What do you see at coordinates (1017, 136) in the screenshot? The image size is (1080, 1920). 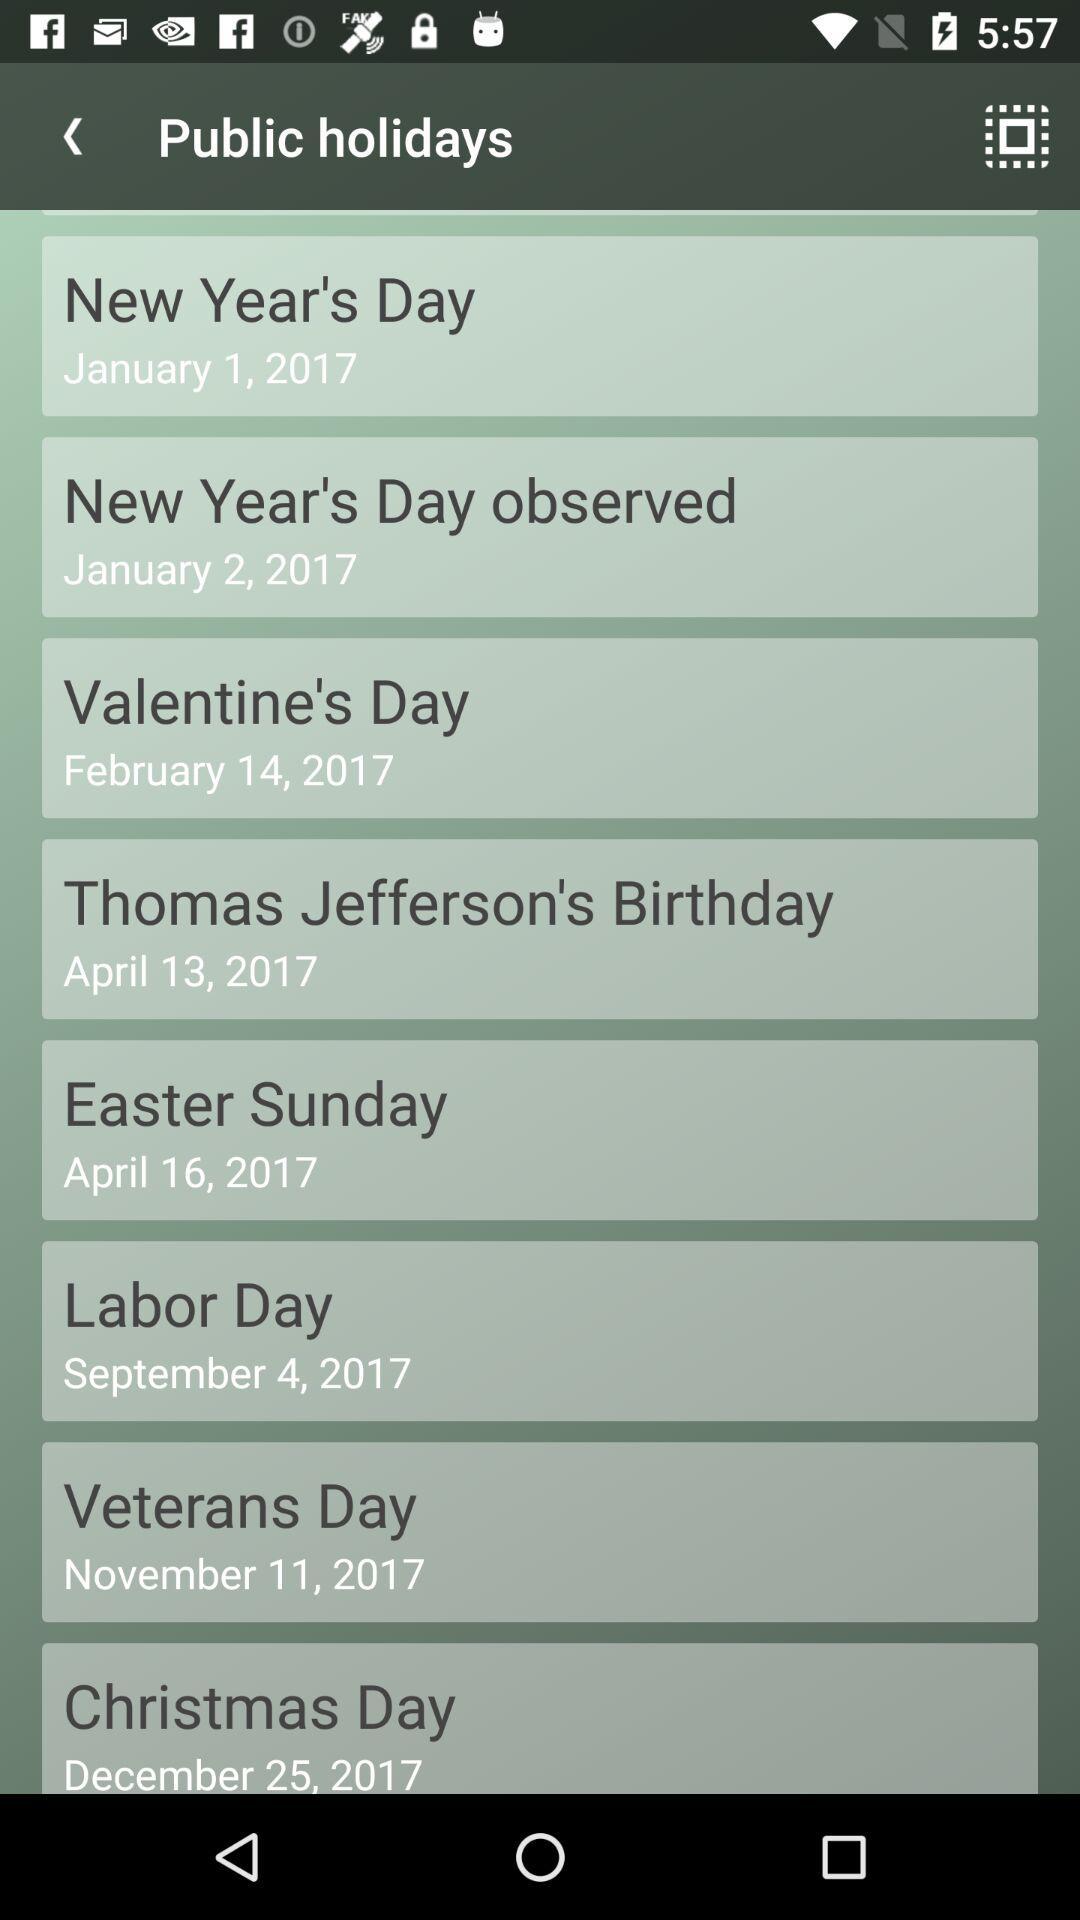 I see `symbol next to public holidays` at bounding box center [1017, 136].